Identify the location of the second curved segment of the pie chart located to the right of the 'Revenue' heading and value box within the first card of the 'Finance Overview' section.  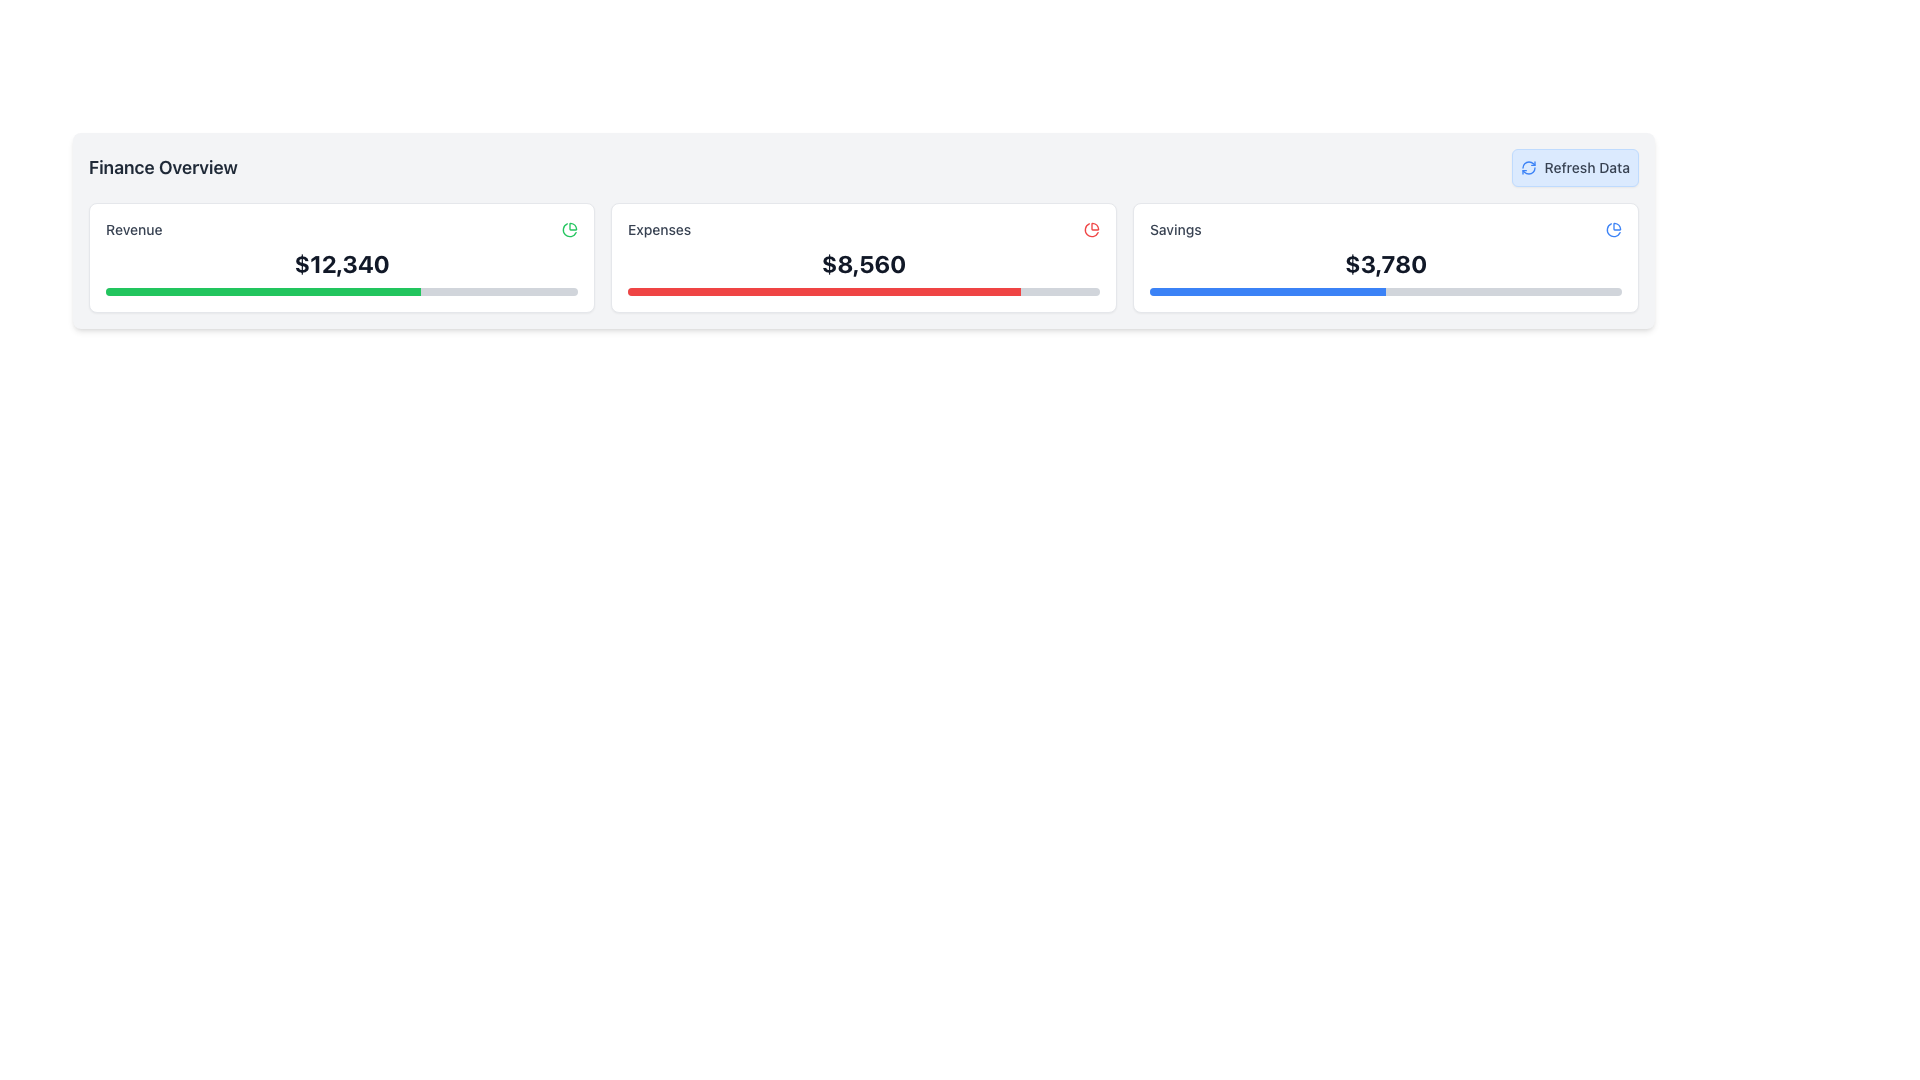
(568, 229).